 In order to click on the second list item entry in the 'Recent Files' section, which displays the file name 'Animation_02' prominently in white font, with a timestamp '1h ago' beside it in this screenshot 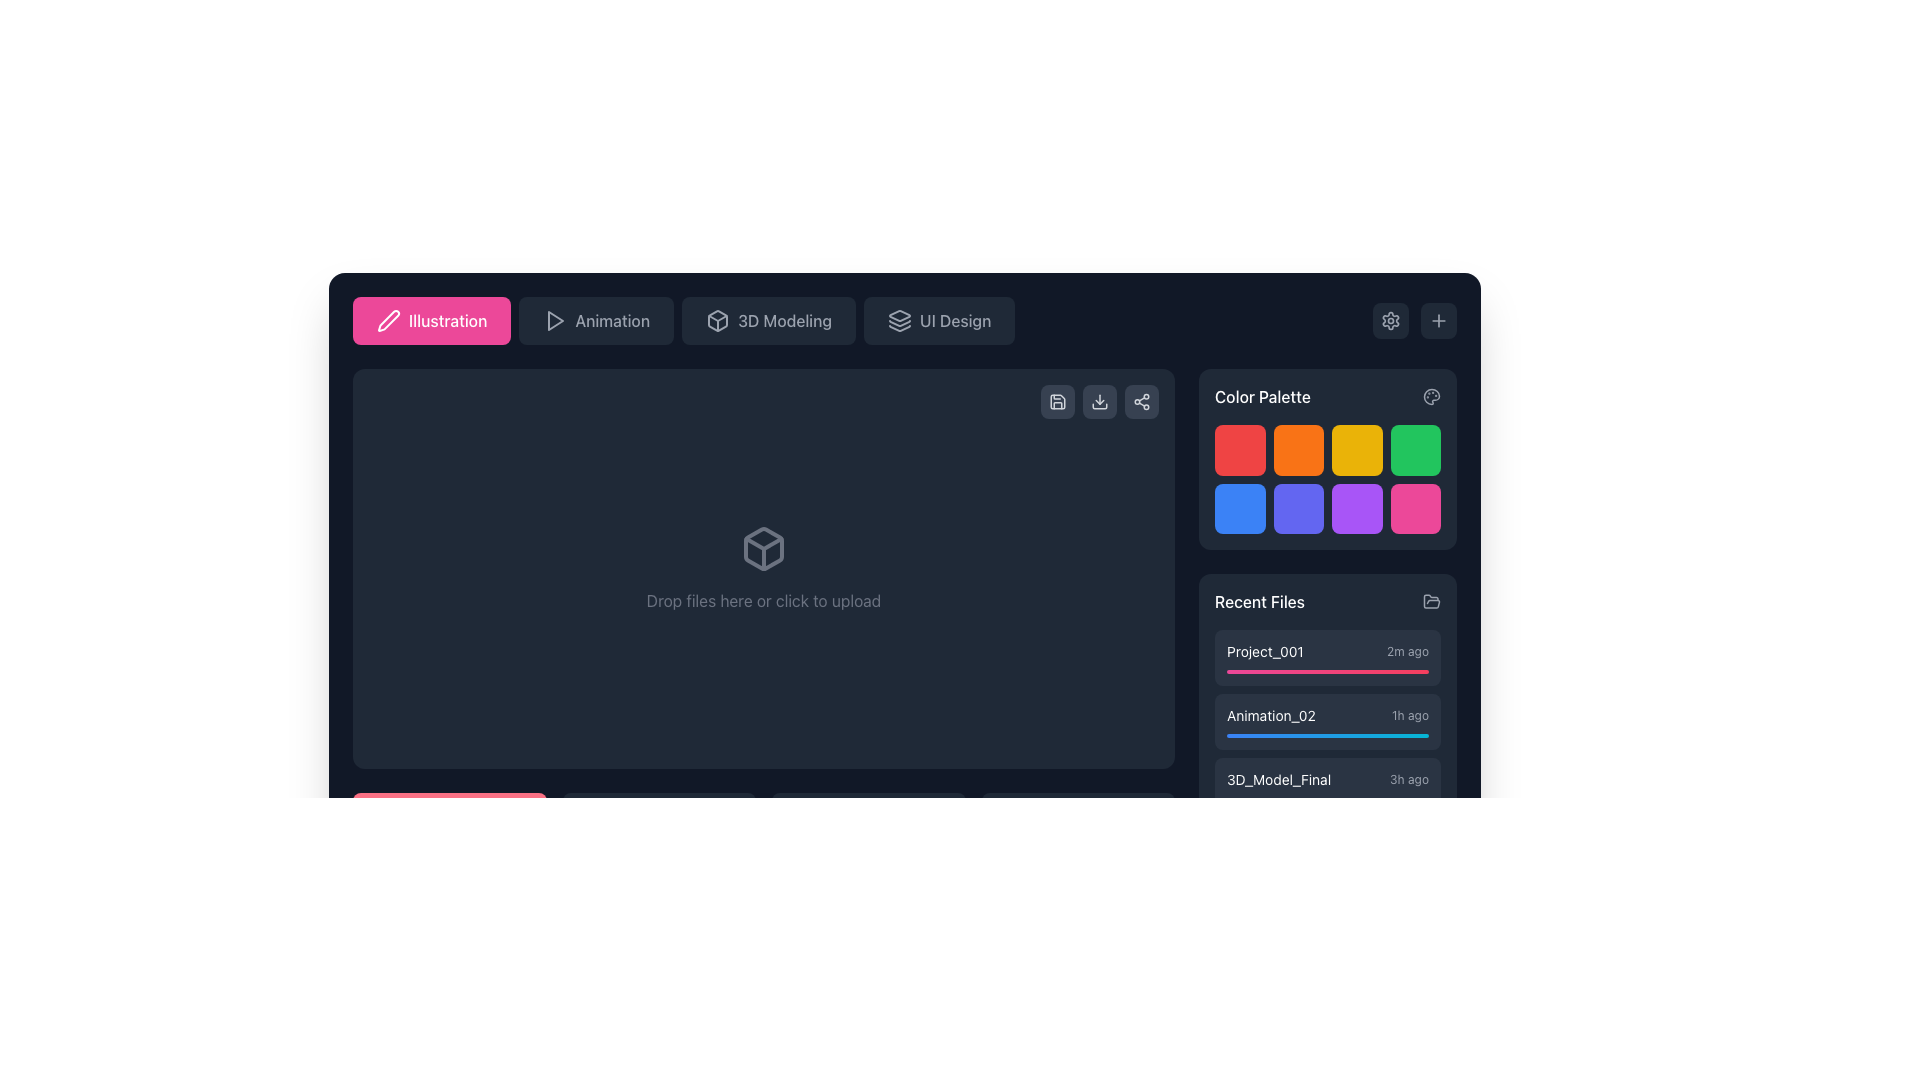, I will do `click(1328, 721)`.